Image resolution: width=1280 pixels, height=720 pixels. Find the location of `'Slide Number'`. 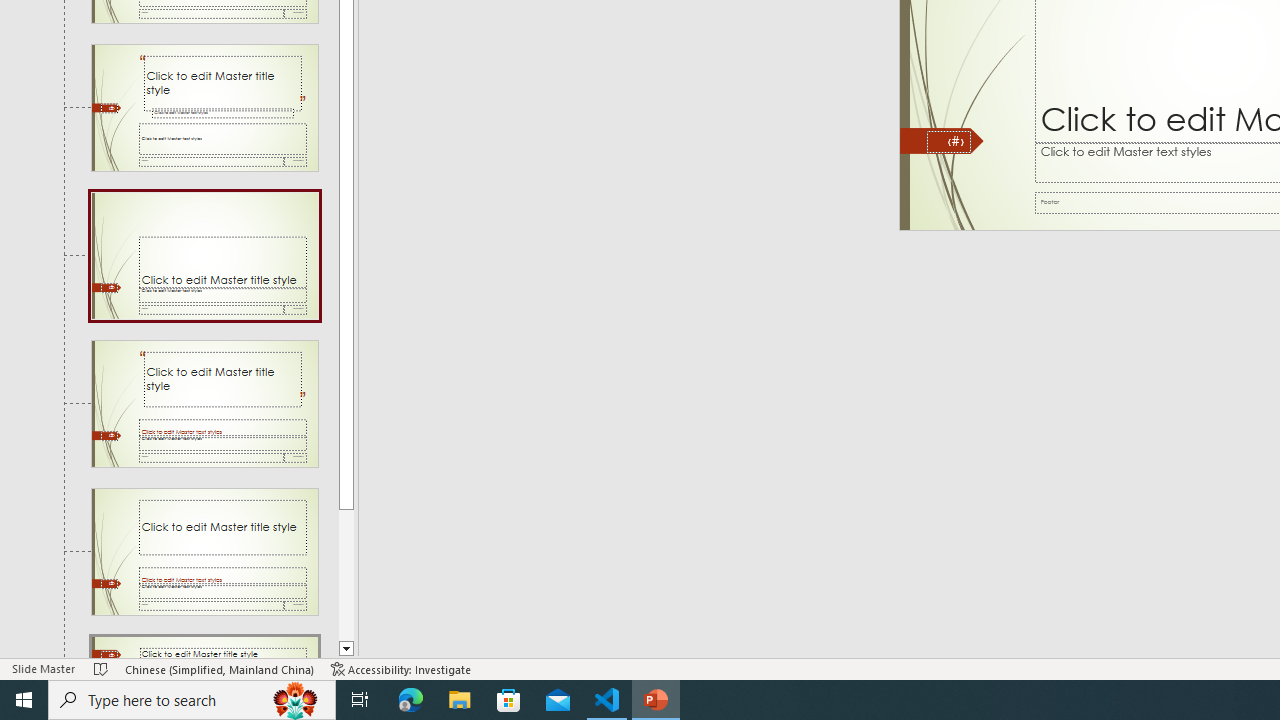

'Slide Number' is located at coordinates (948, 140).